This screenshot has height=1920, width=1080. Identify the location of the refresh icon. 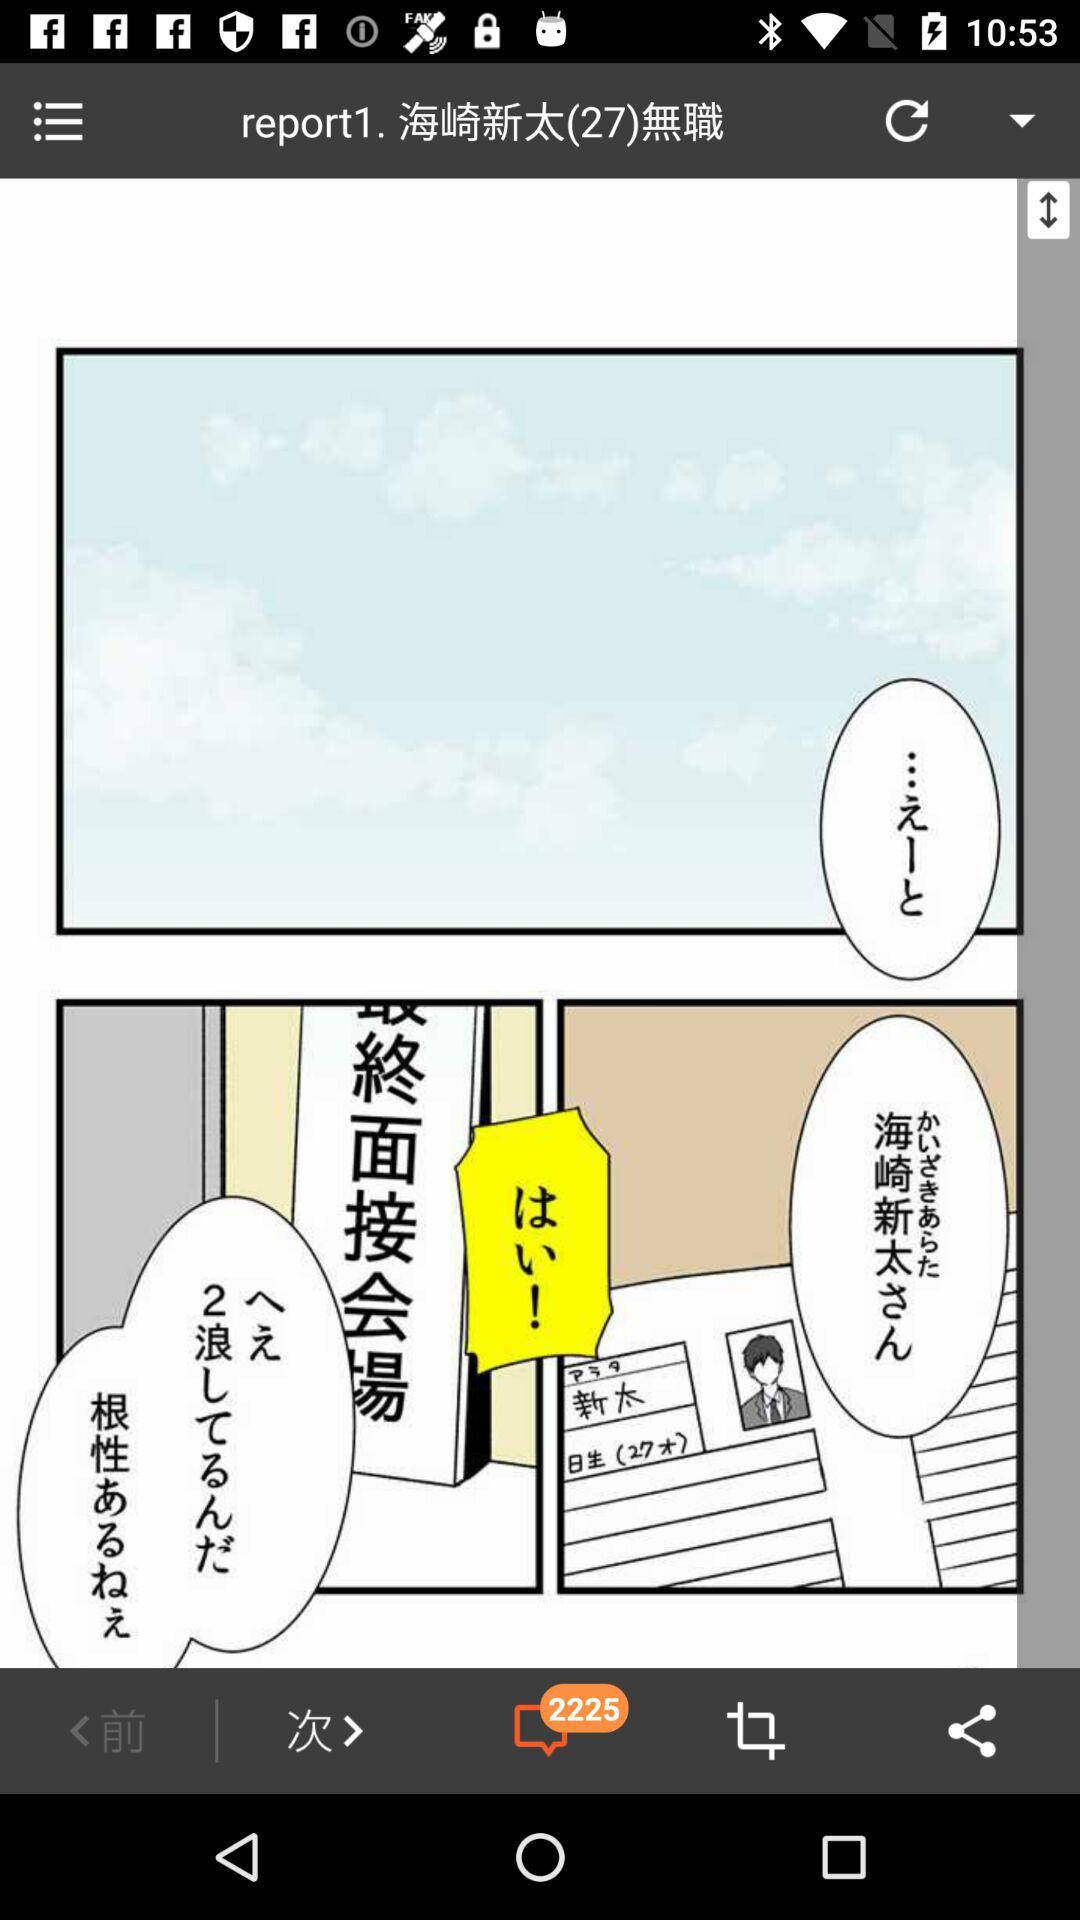
(906, 119).